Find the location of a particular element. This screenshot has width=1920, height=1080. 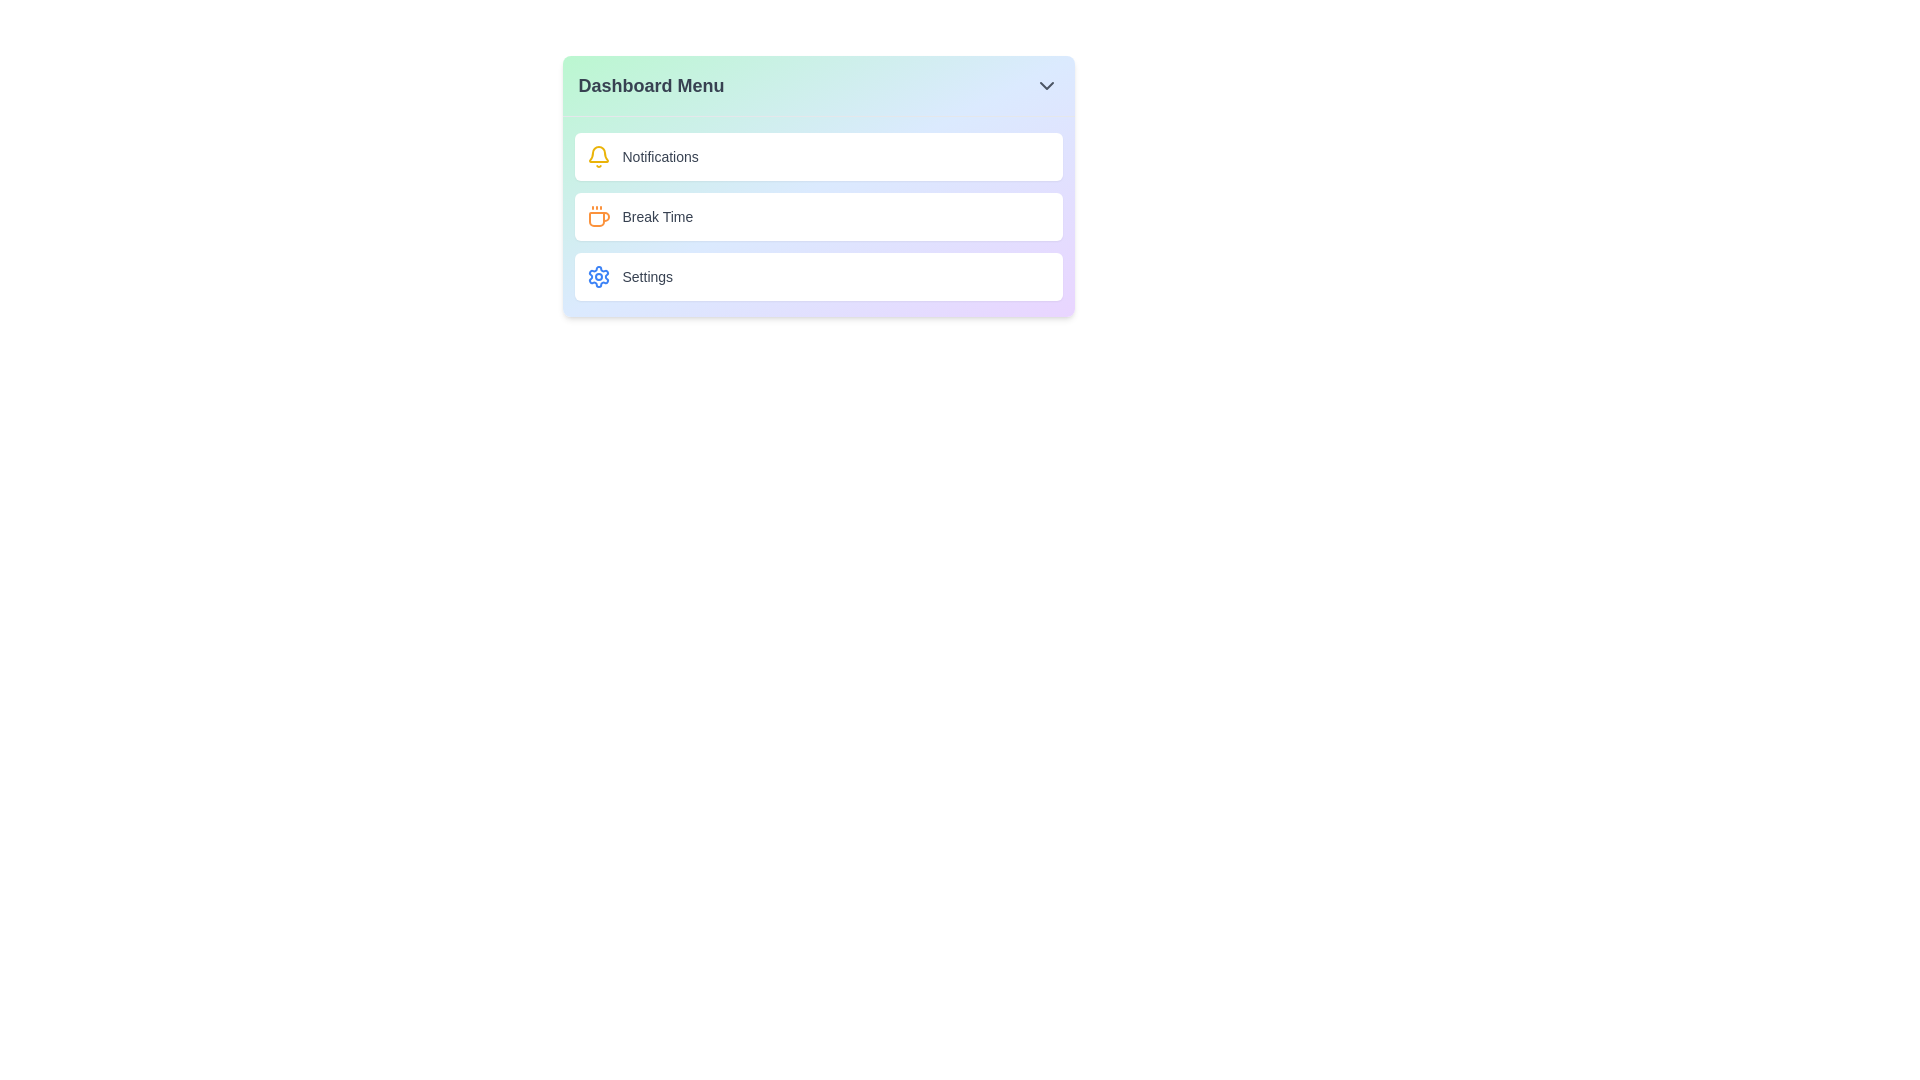

the 'Settings' text label in the Dashboard Menu, which is the third menu item and styled in gray with a modern sans-serif font is located at coordinates (647, 277).